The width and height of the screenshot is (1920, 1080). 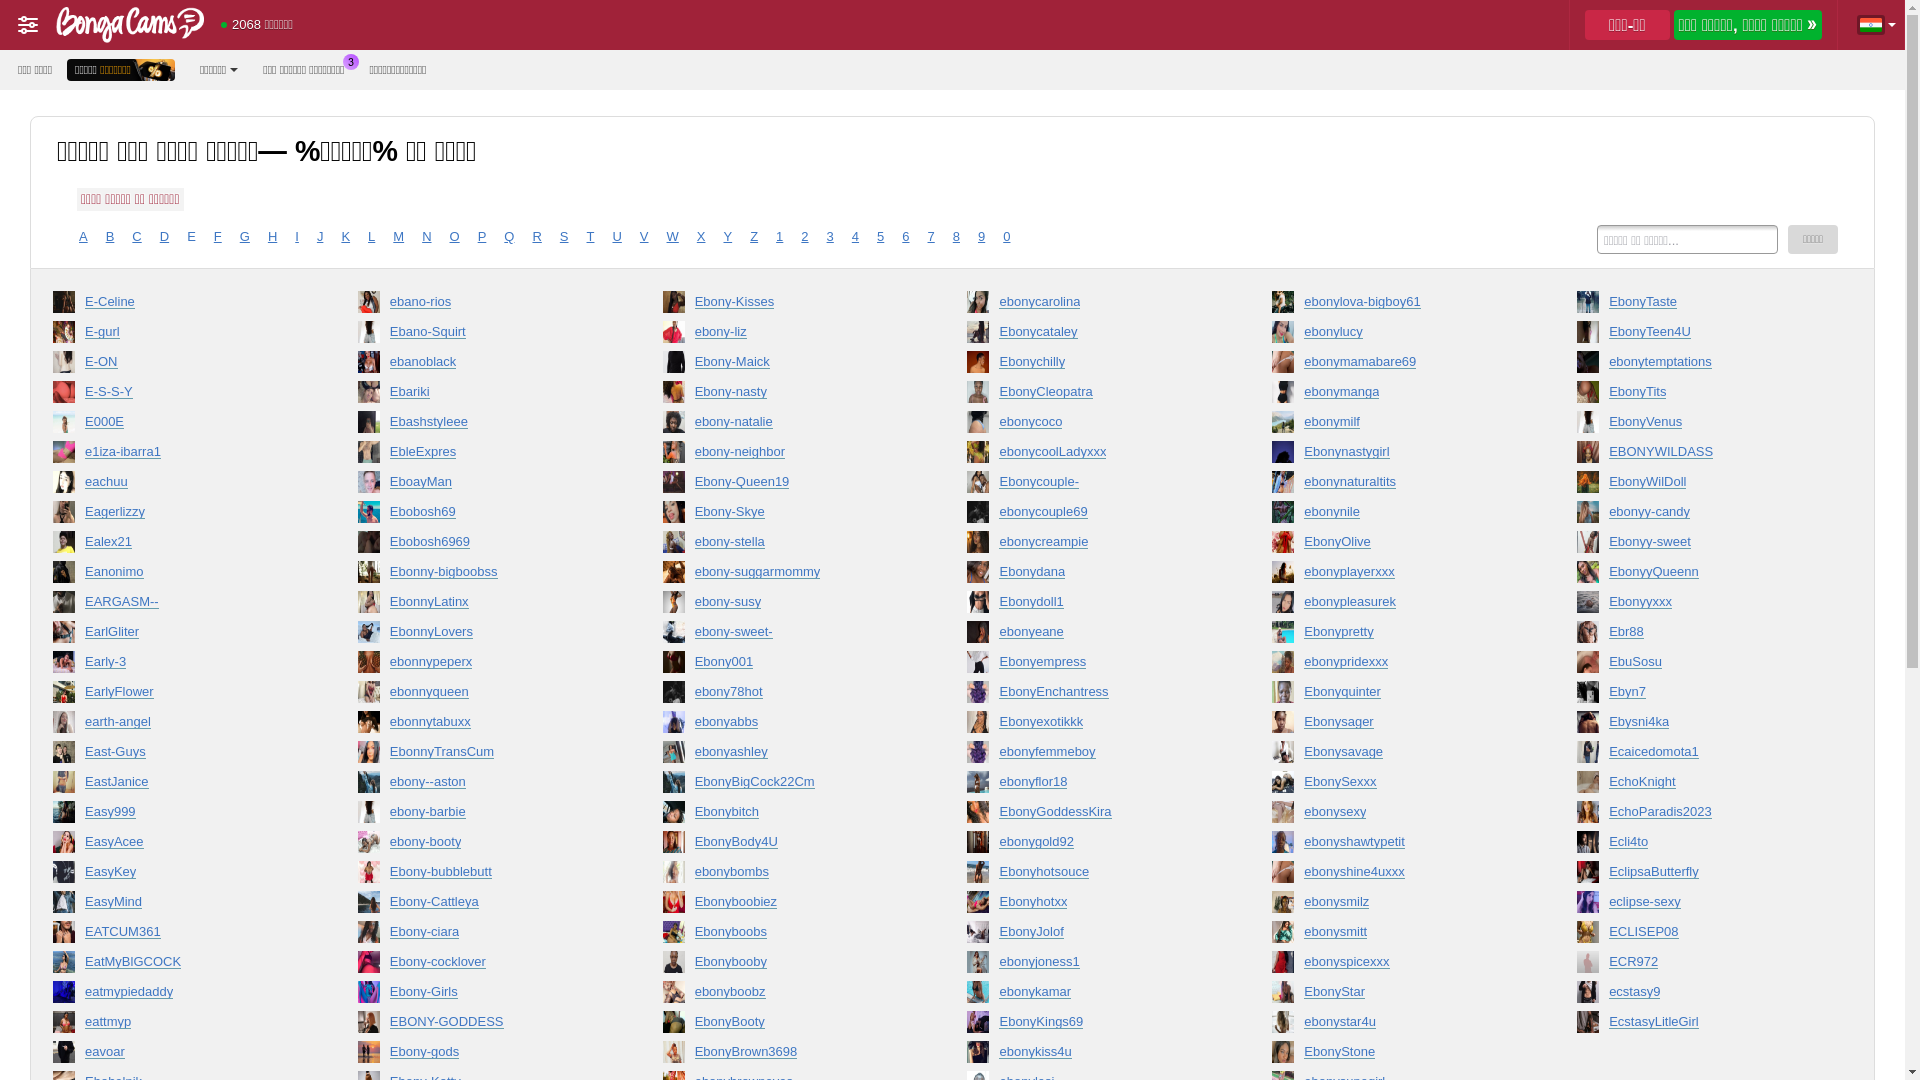 What do you see at coordinates (801, 235) in the screenshot?
I see `'2'` at bounding box center [801, 235].